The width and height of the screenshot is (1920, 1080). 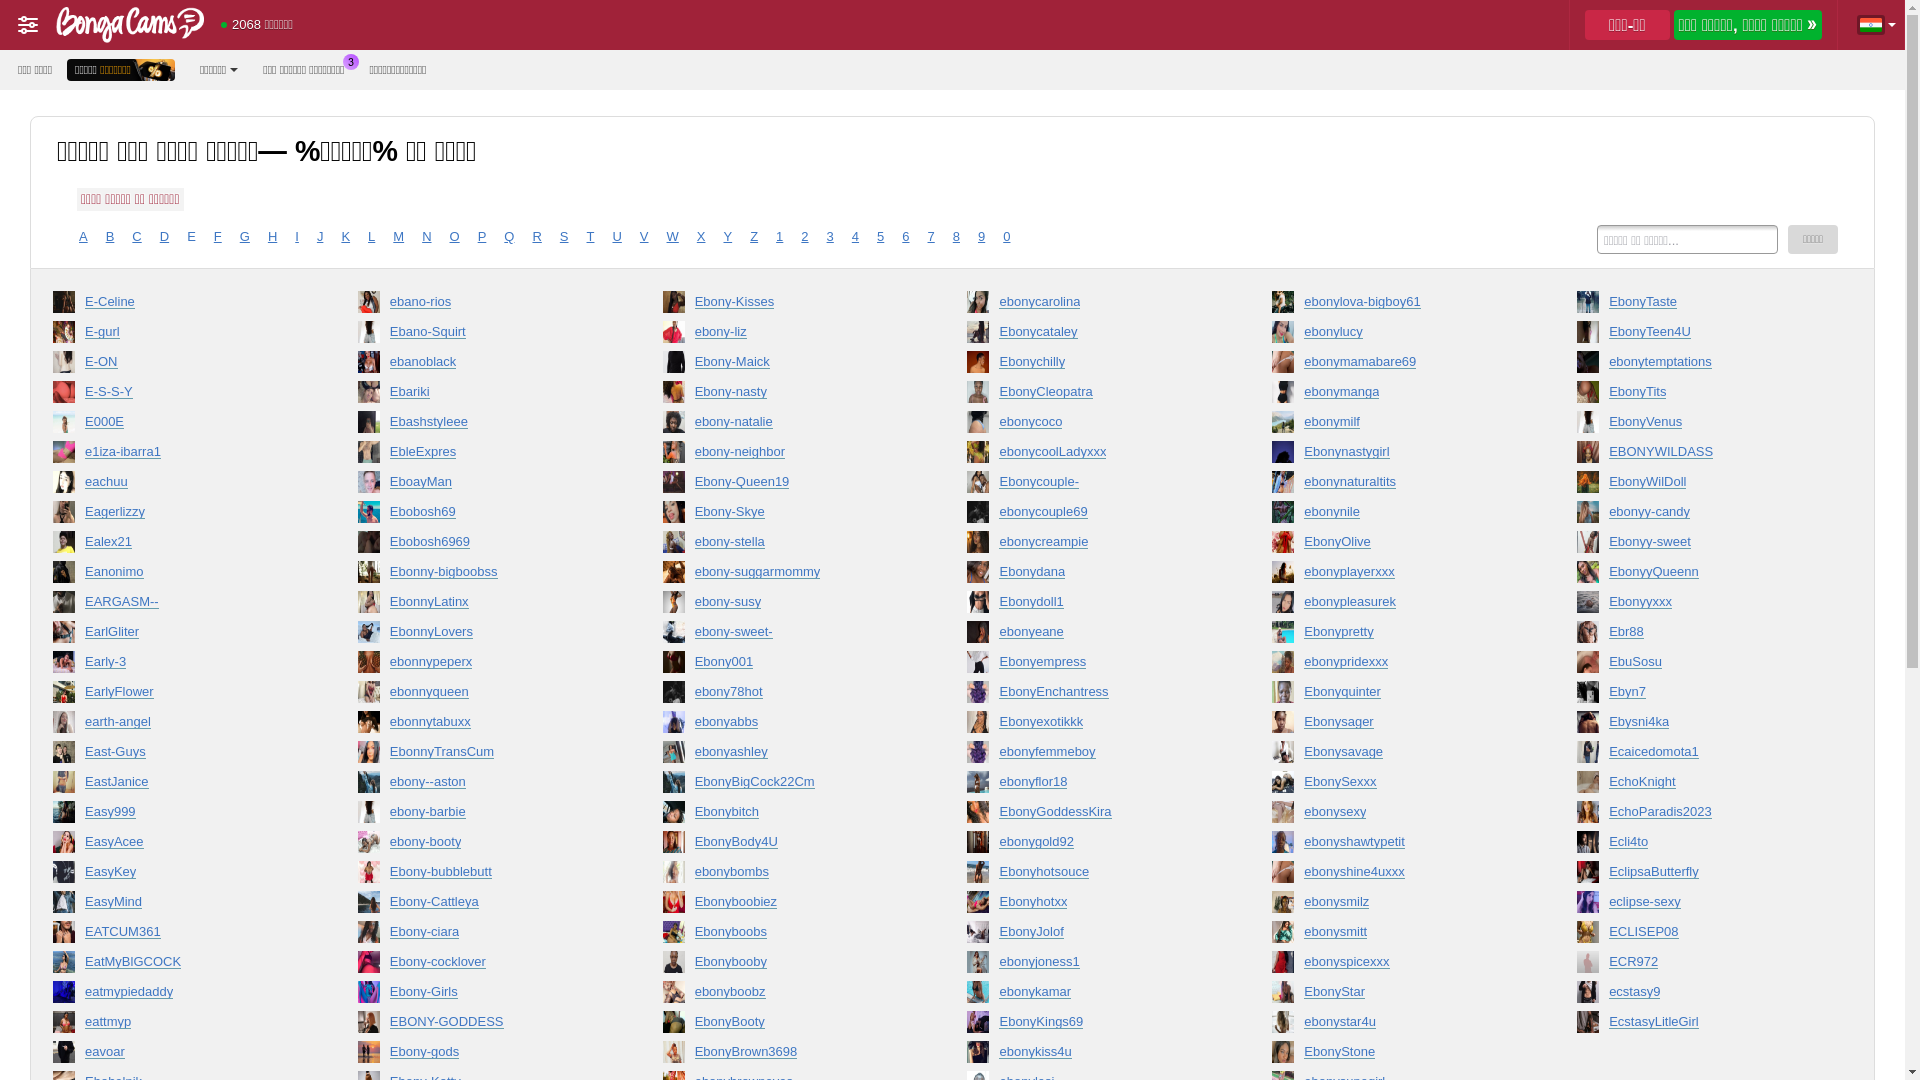 What do you see at coordinates (801, 235) in the screenshot?
I see `'2'` at bounding box center [801, 235].